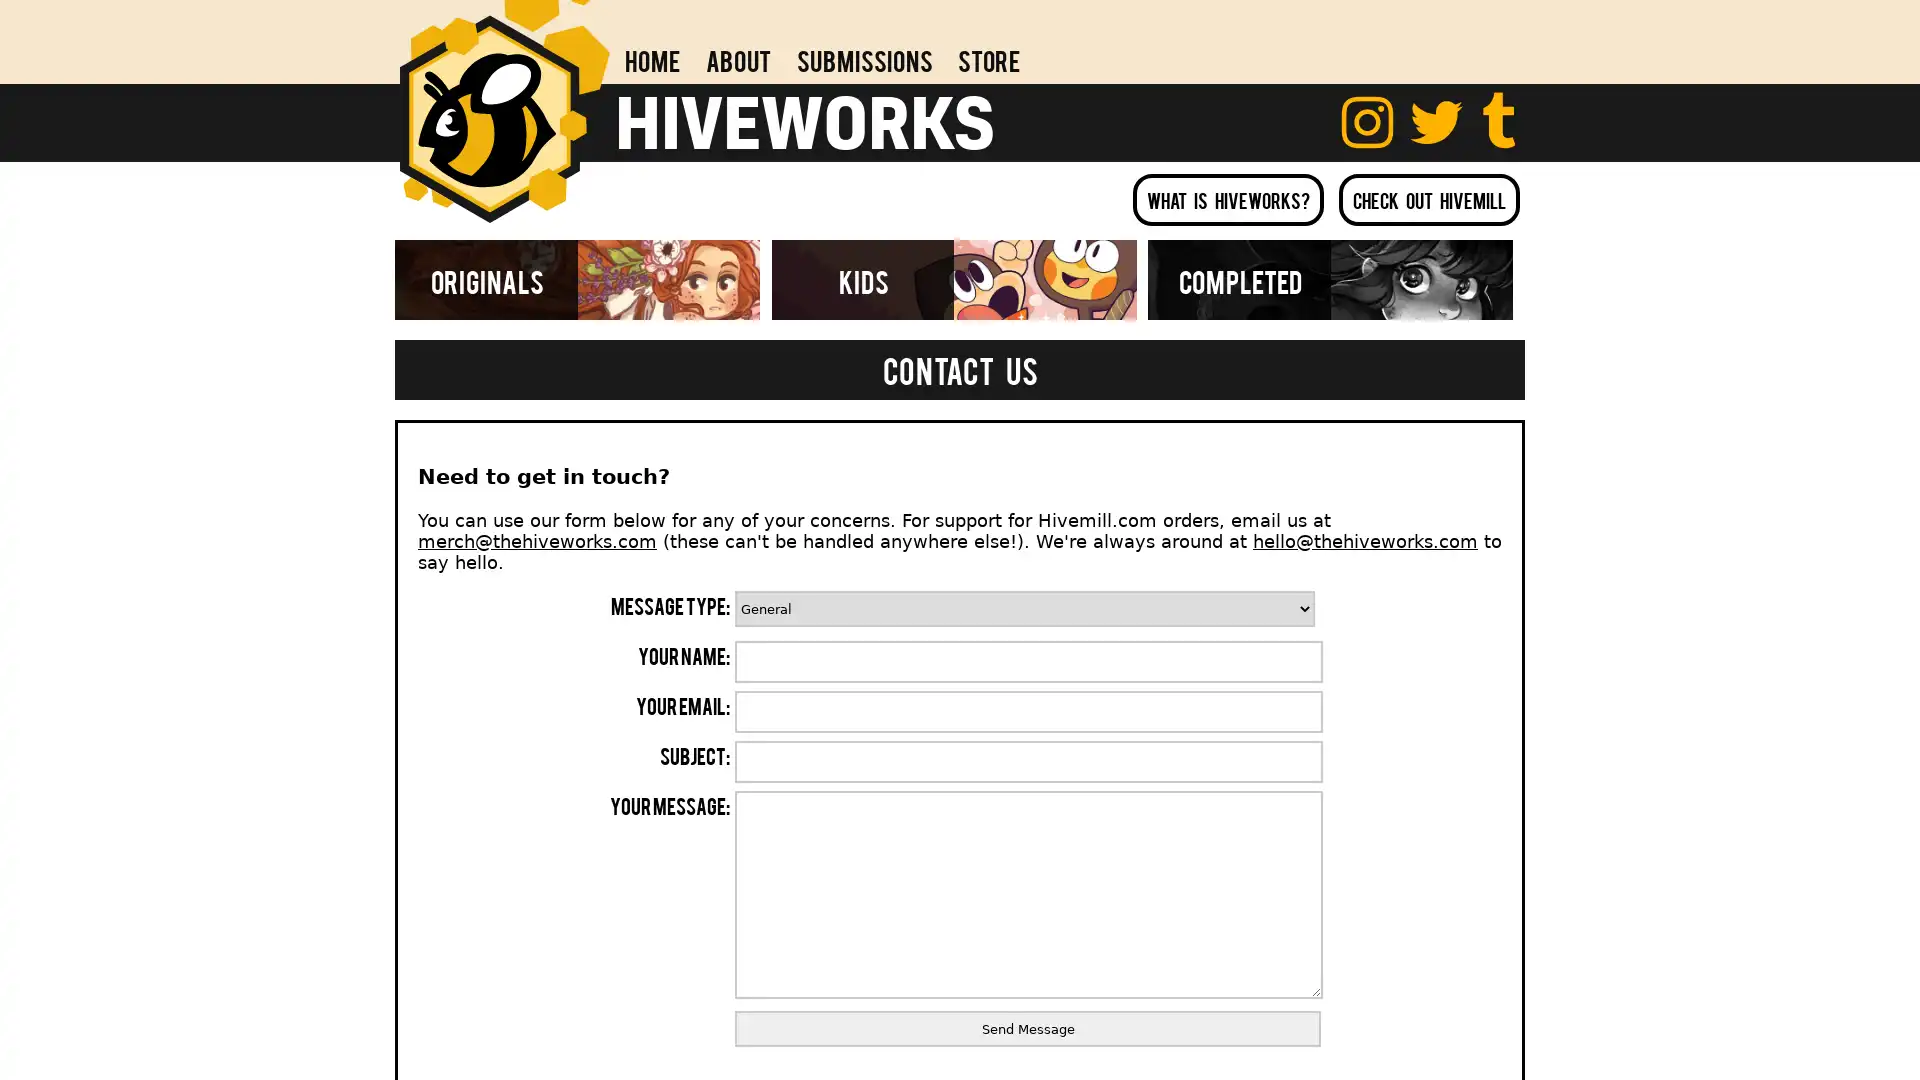 Image resolution: width=1920 pixels, height=1080 pixels. What do you see at coordinates (1027, 1029) in the screenshot?
I see `Send Message` at bounding box center [1027, 1029].